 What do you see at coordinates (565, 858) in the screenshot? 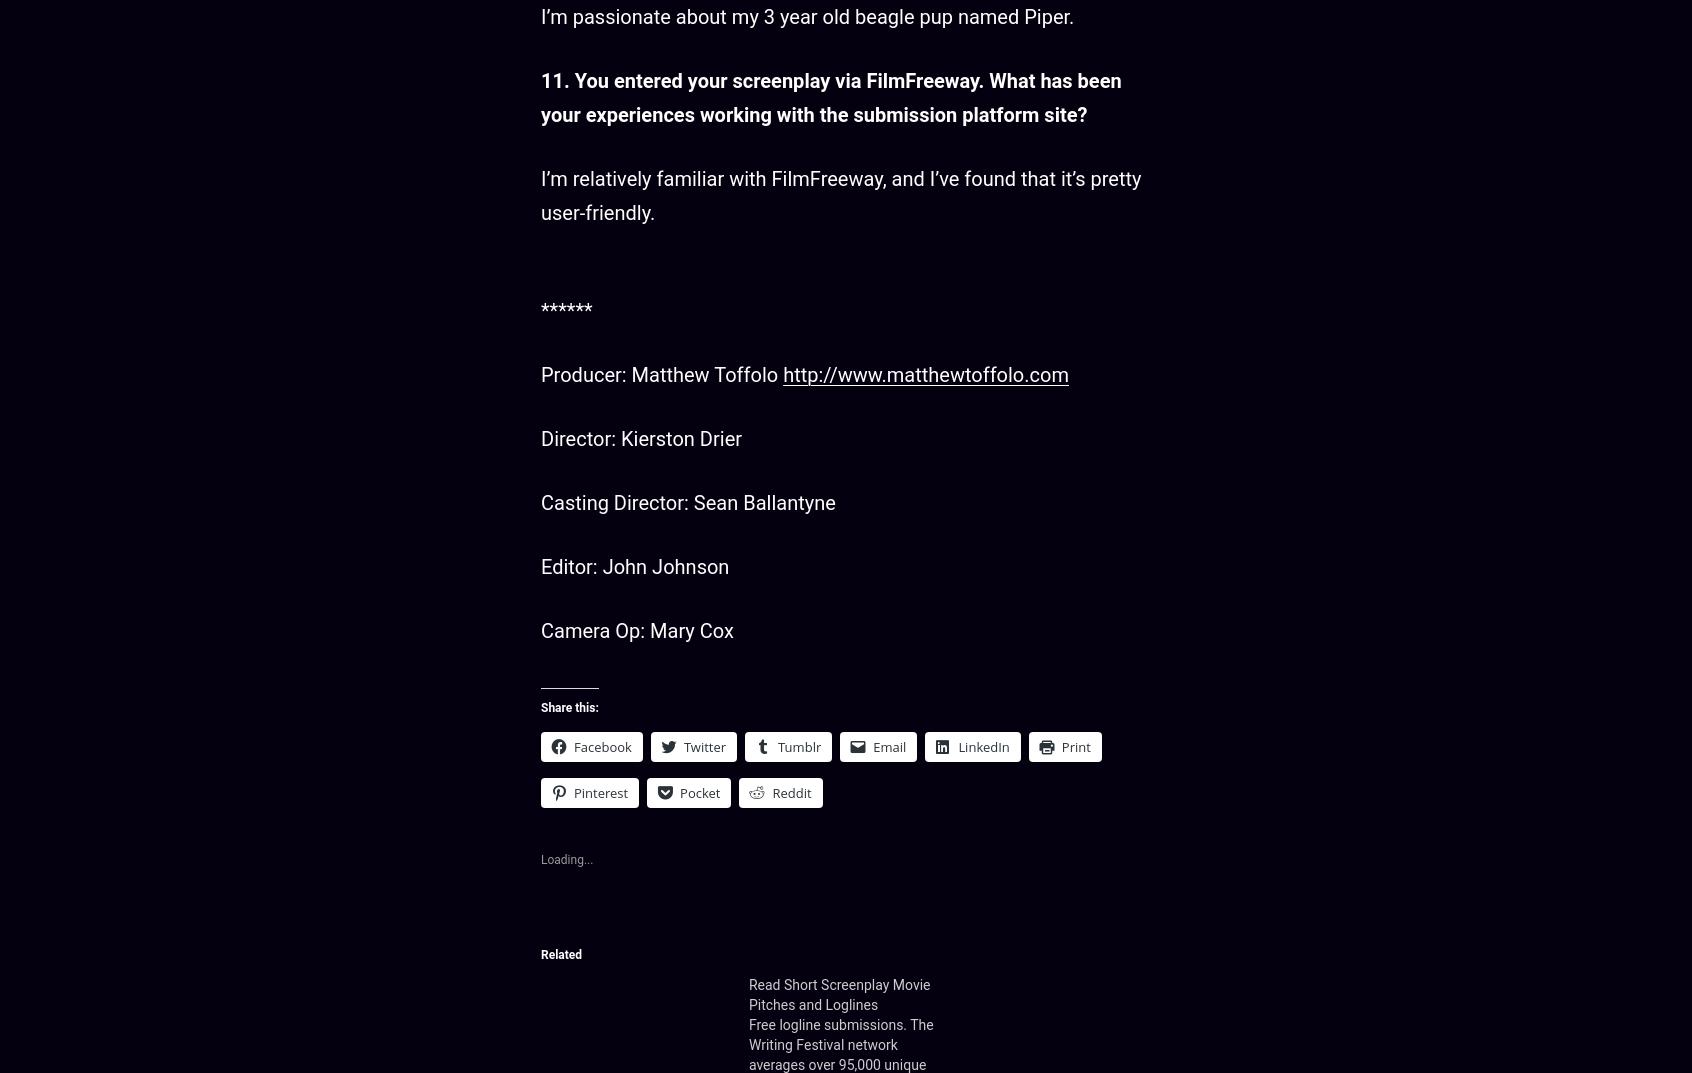
I see `'Loading...'` at bounding box center [565, 858].